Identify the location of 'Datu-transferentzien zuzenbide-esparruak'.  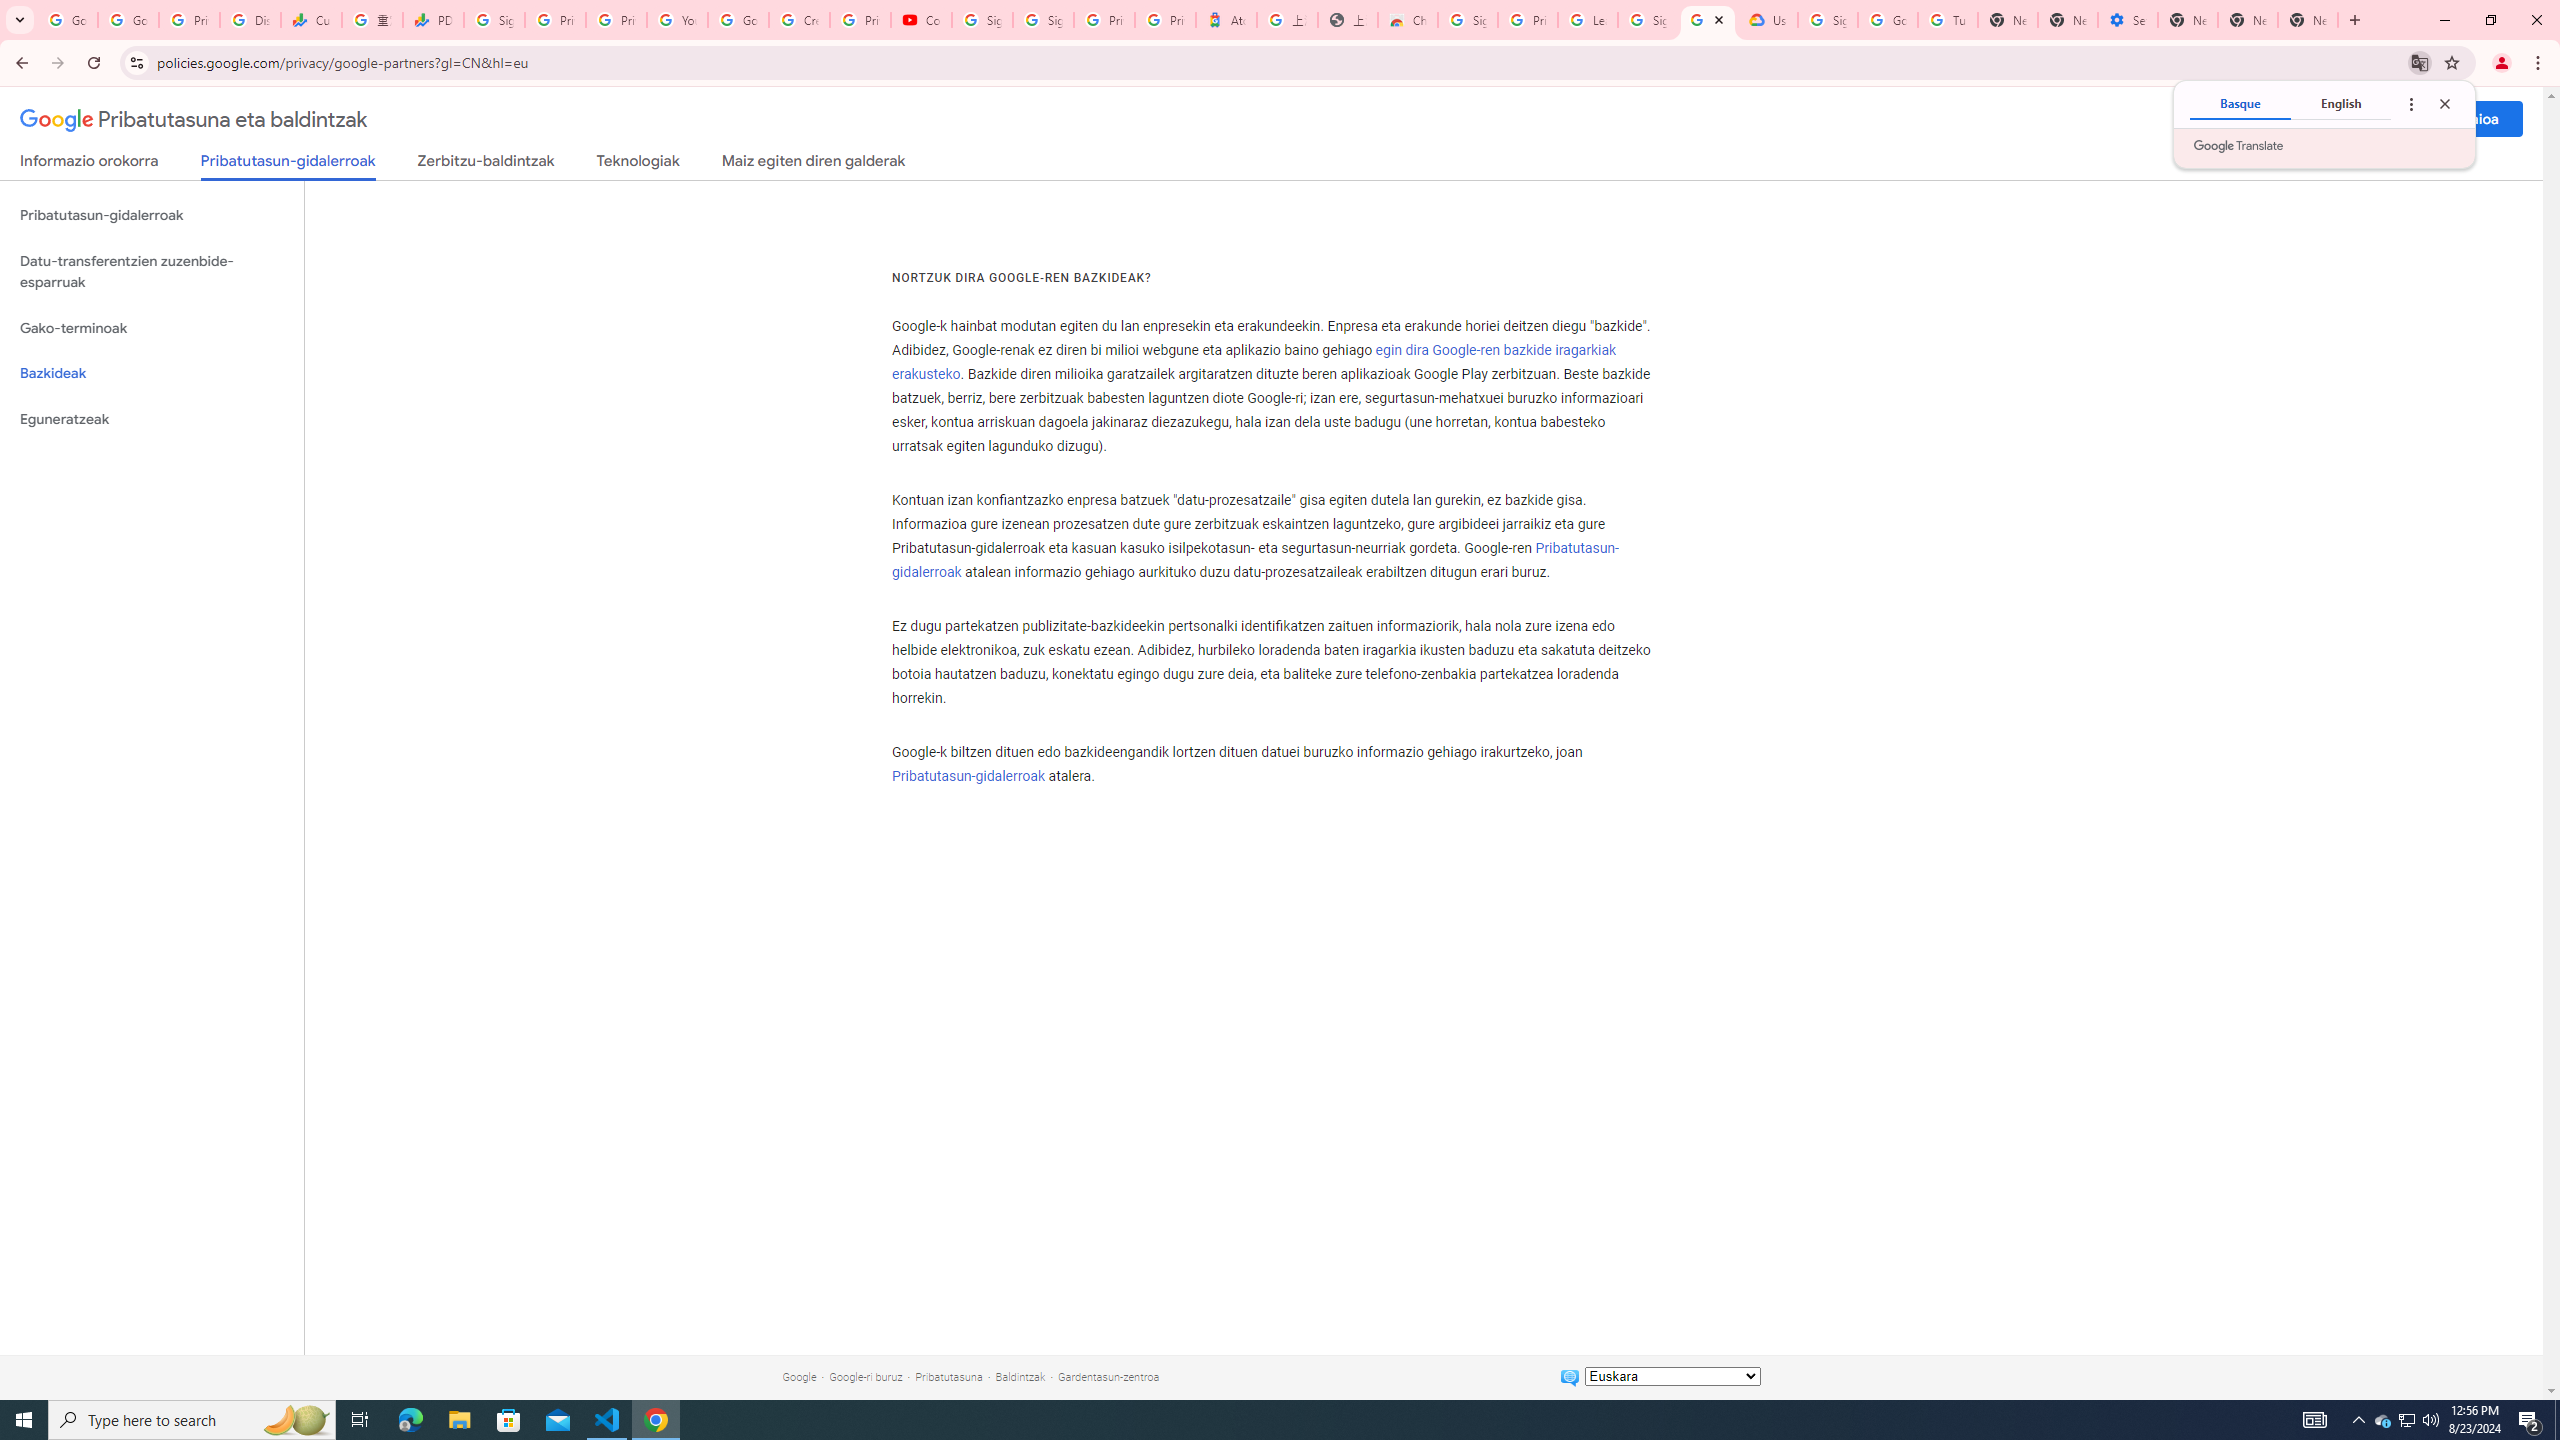
(151, 271).